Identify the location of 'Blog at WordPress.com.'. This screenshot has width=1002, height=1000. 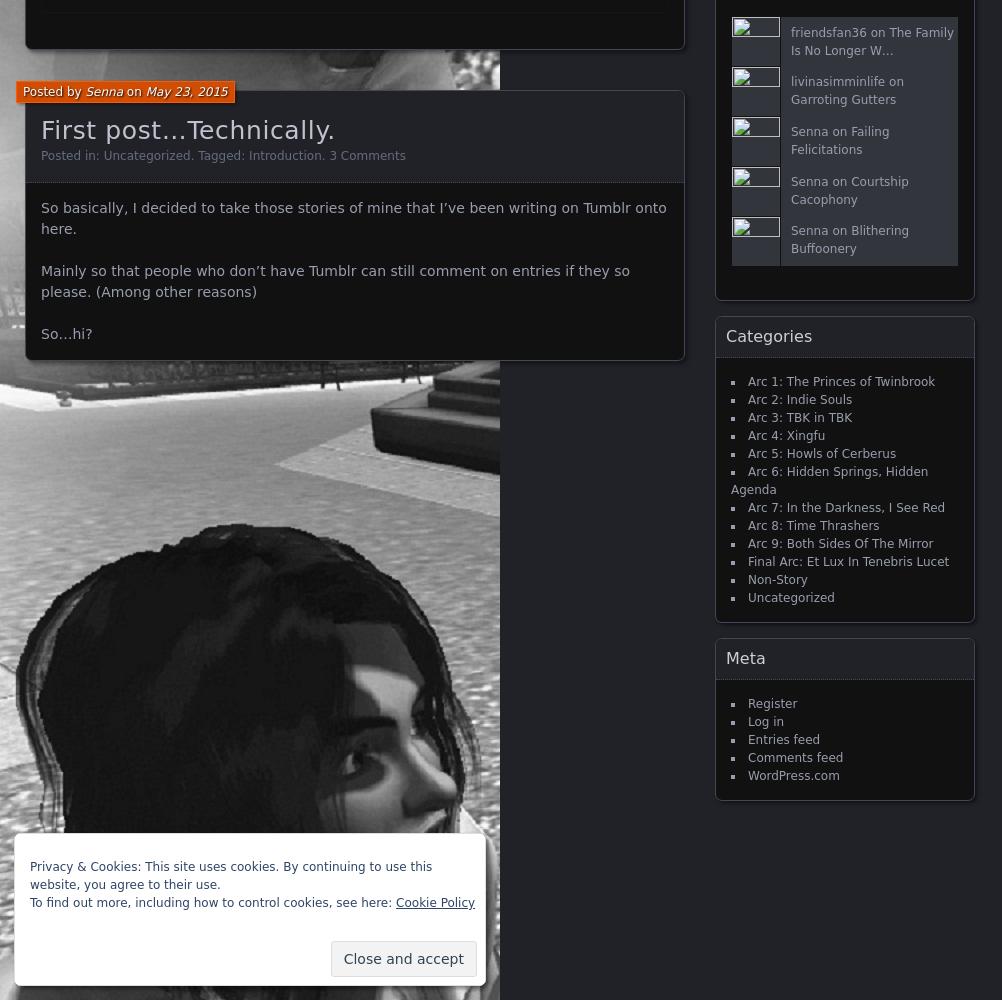
(249, 900).